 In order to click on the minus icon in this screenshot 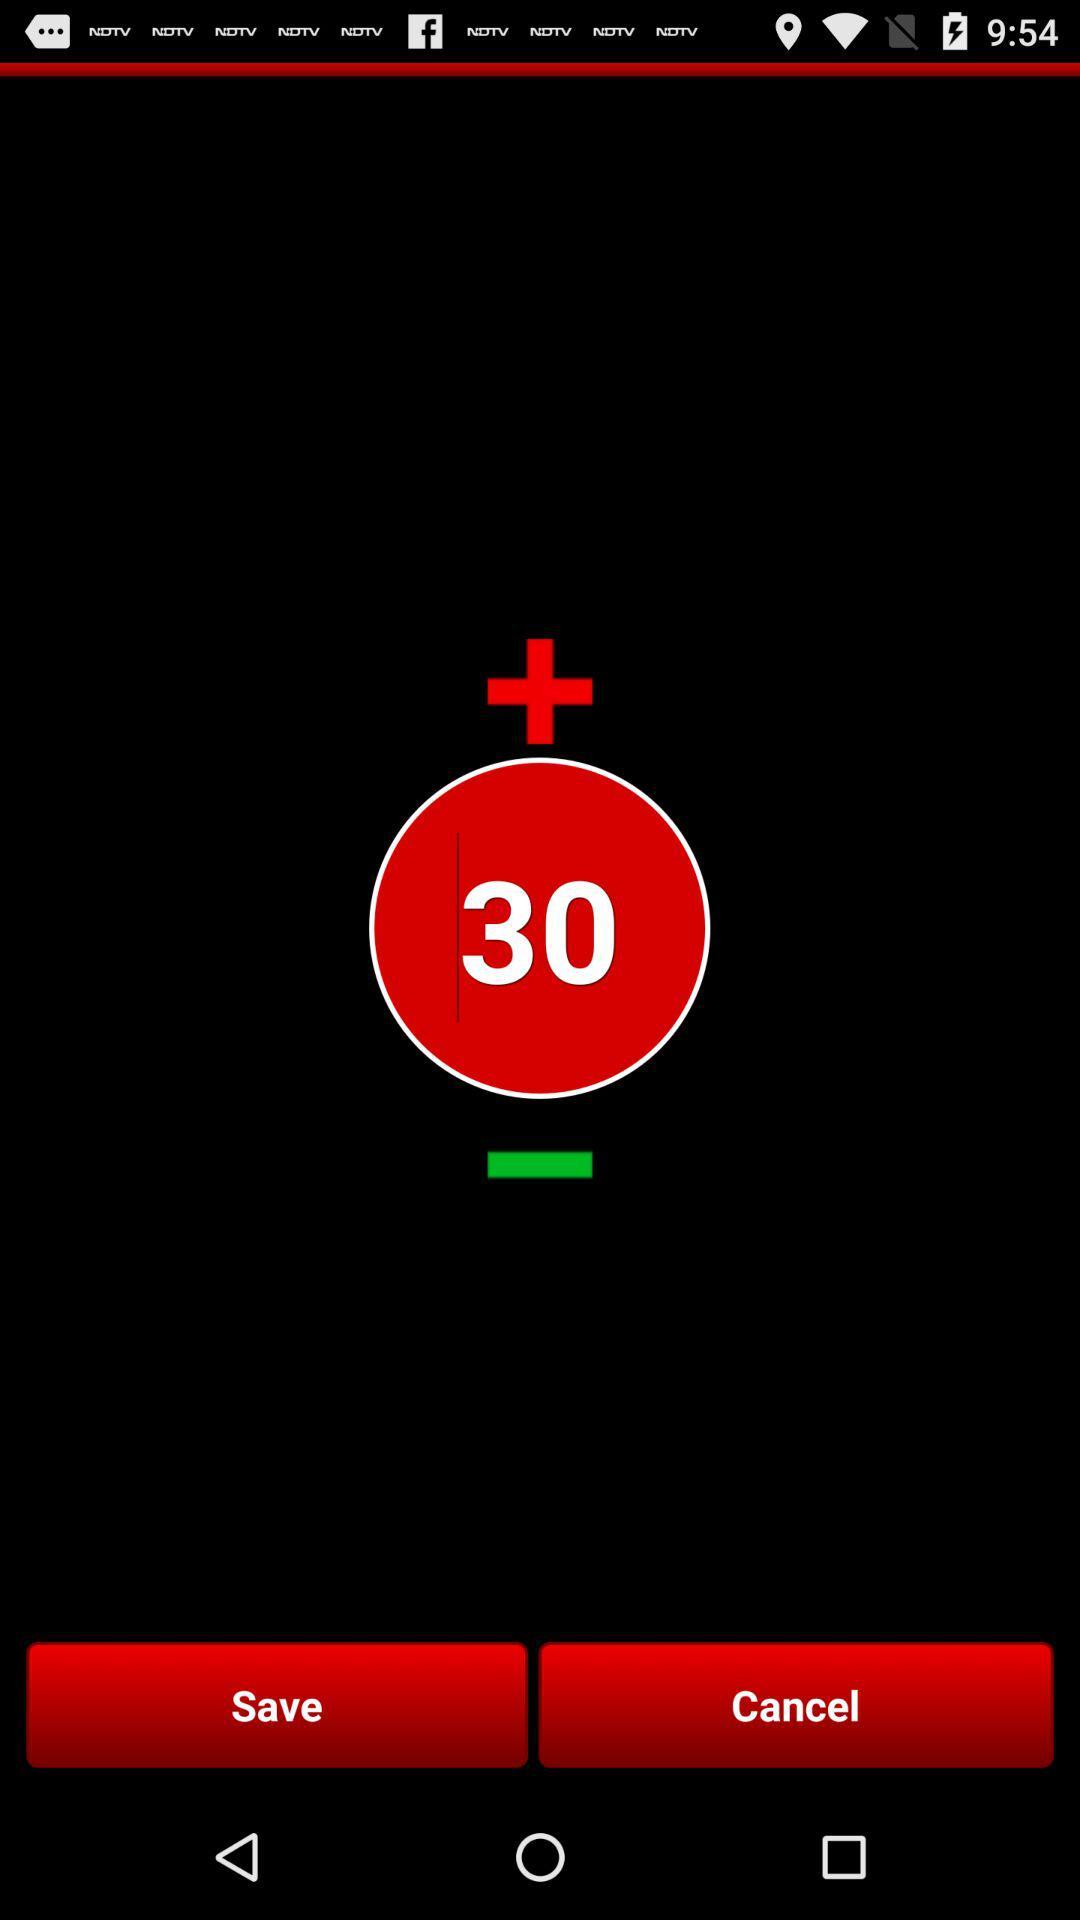, I will do `click(540, 1245)`.